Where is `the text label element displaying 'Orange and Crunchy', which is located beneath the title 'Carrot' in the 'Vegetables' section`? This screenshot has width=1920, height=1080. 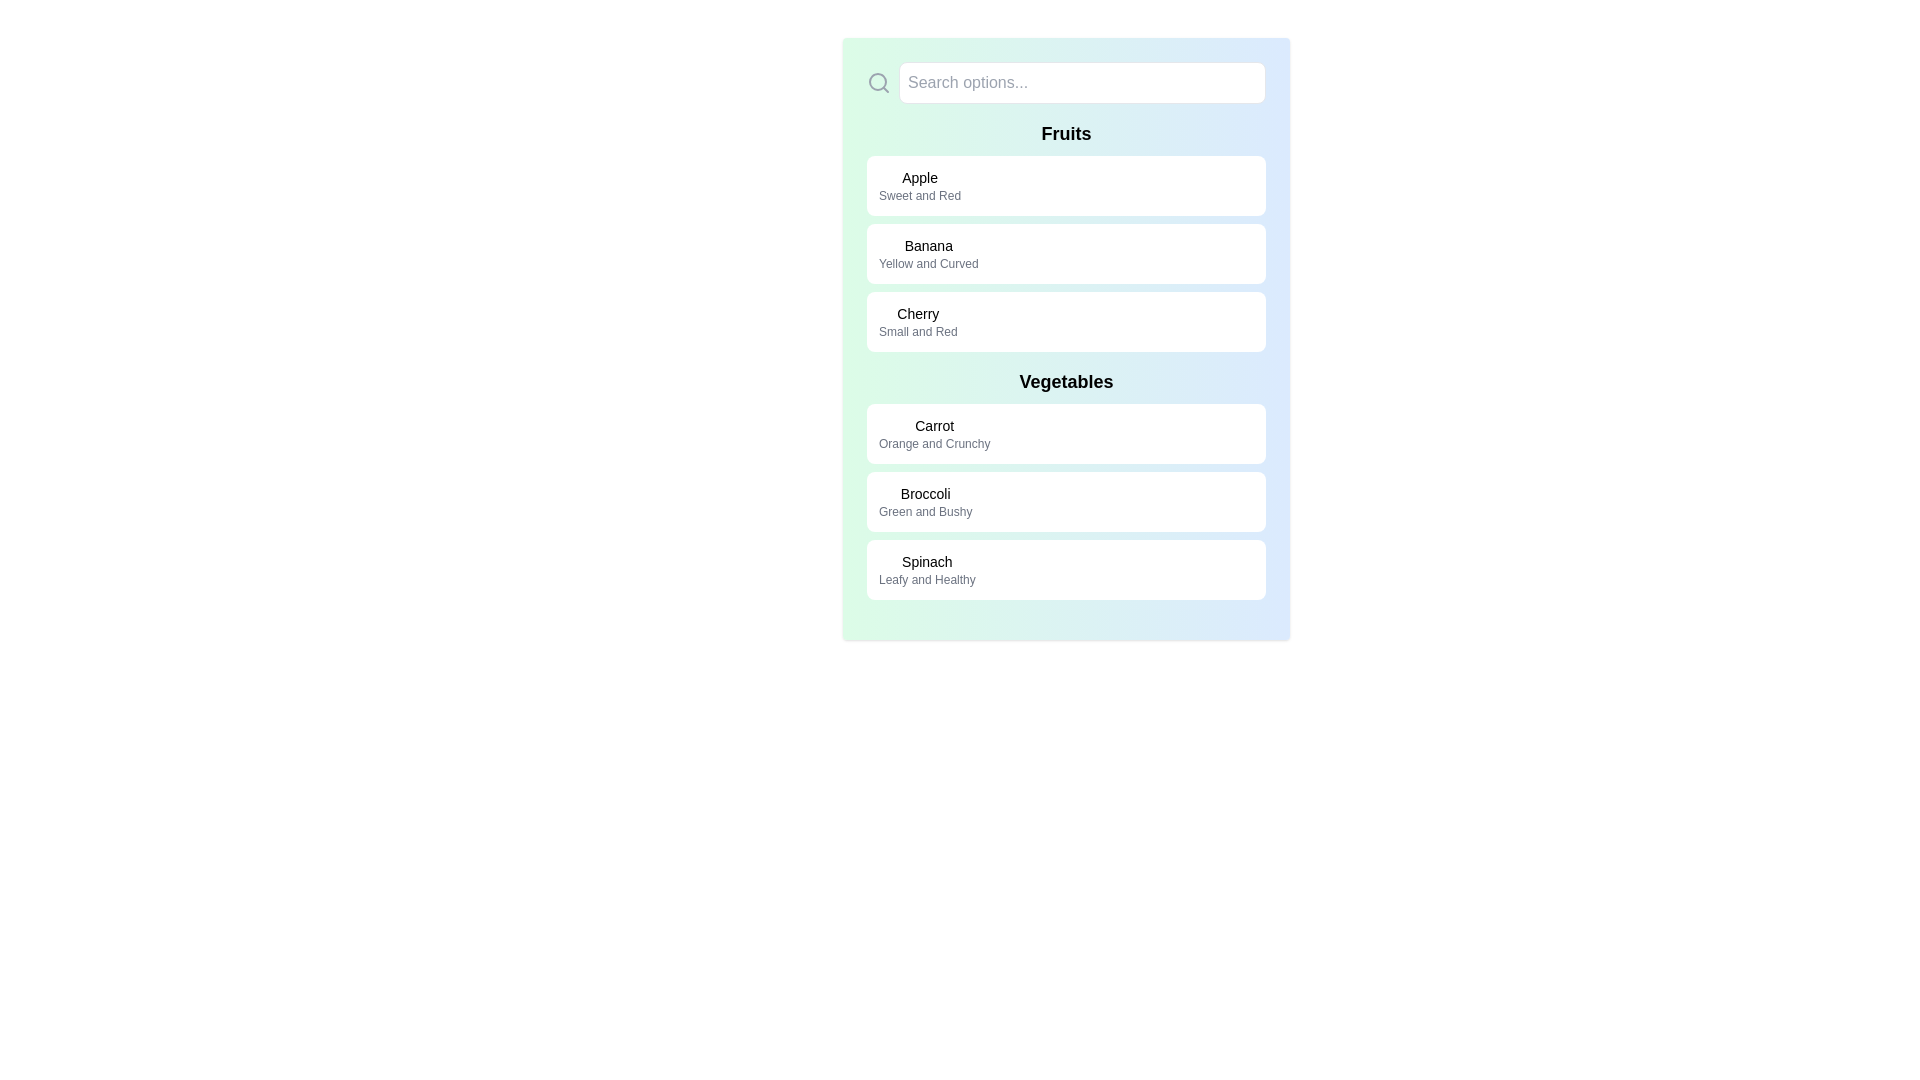 the text label element displaying 'Orange and Crunchy', which is located beneath the title 'Carrot' in the 'Vegetables' section is located at coordinates (933, 442).